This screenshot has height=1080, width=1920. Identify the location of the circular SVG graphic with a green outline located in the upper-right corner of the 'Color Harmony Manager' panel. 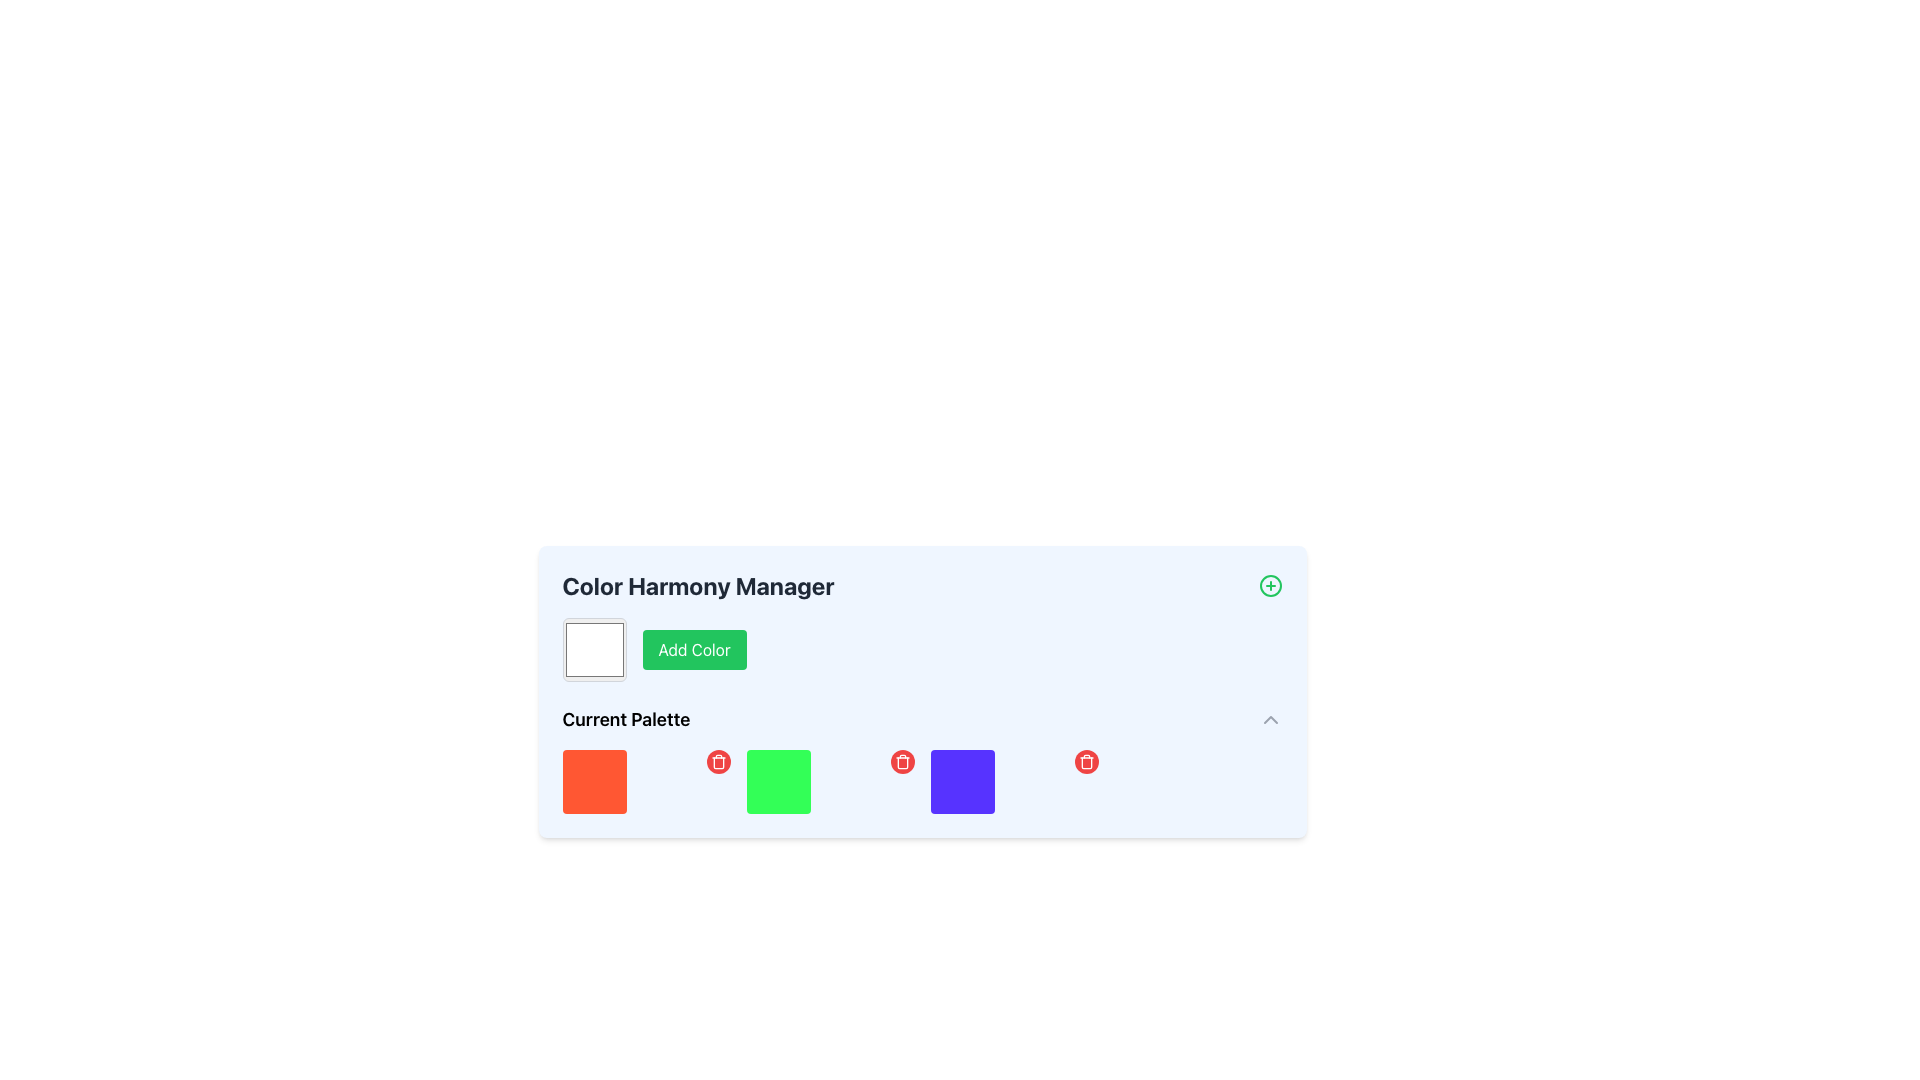
(1269, 585).